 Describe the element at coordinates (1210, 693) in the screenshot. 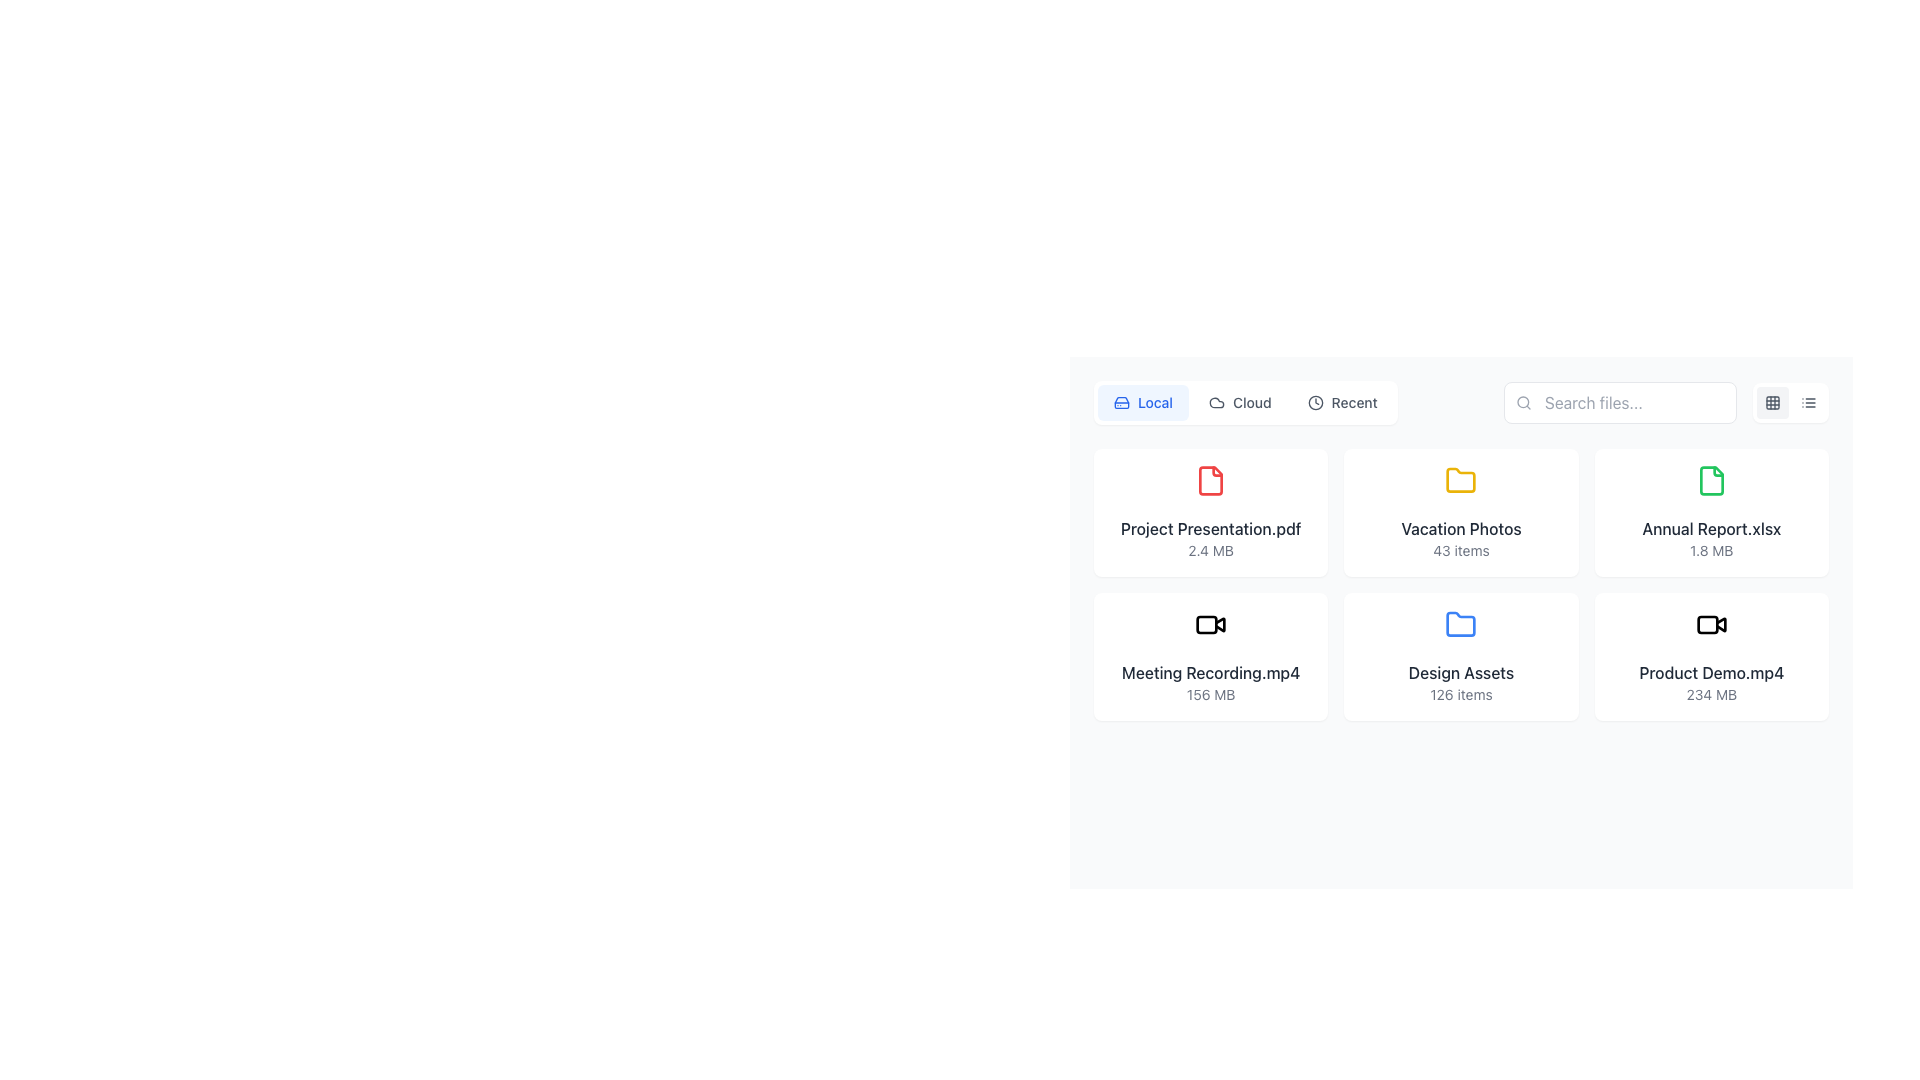

I see `the text label displaying '156 MB', which is located beneath the 'Meeting Recording.mp4' text within its file card in the grid layout` at that location.